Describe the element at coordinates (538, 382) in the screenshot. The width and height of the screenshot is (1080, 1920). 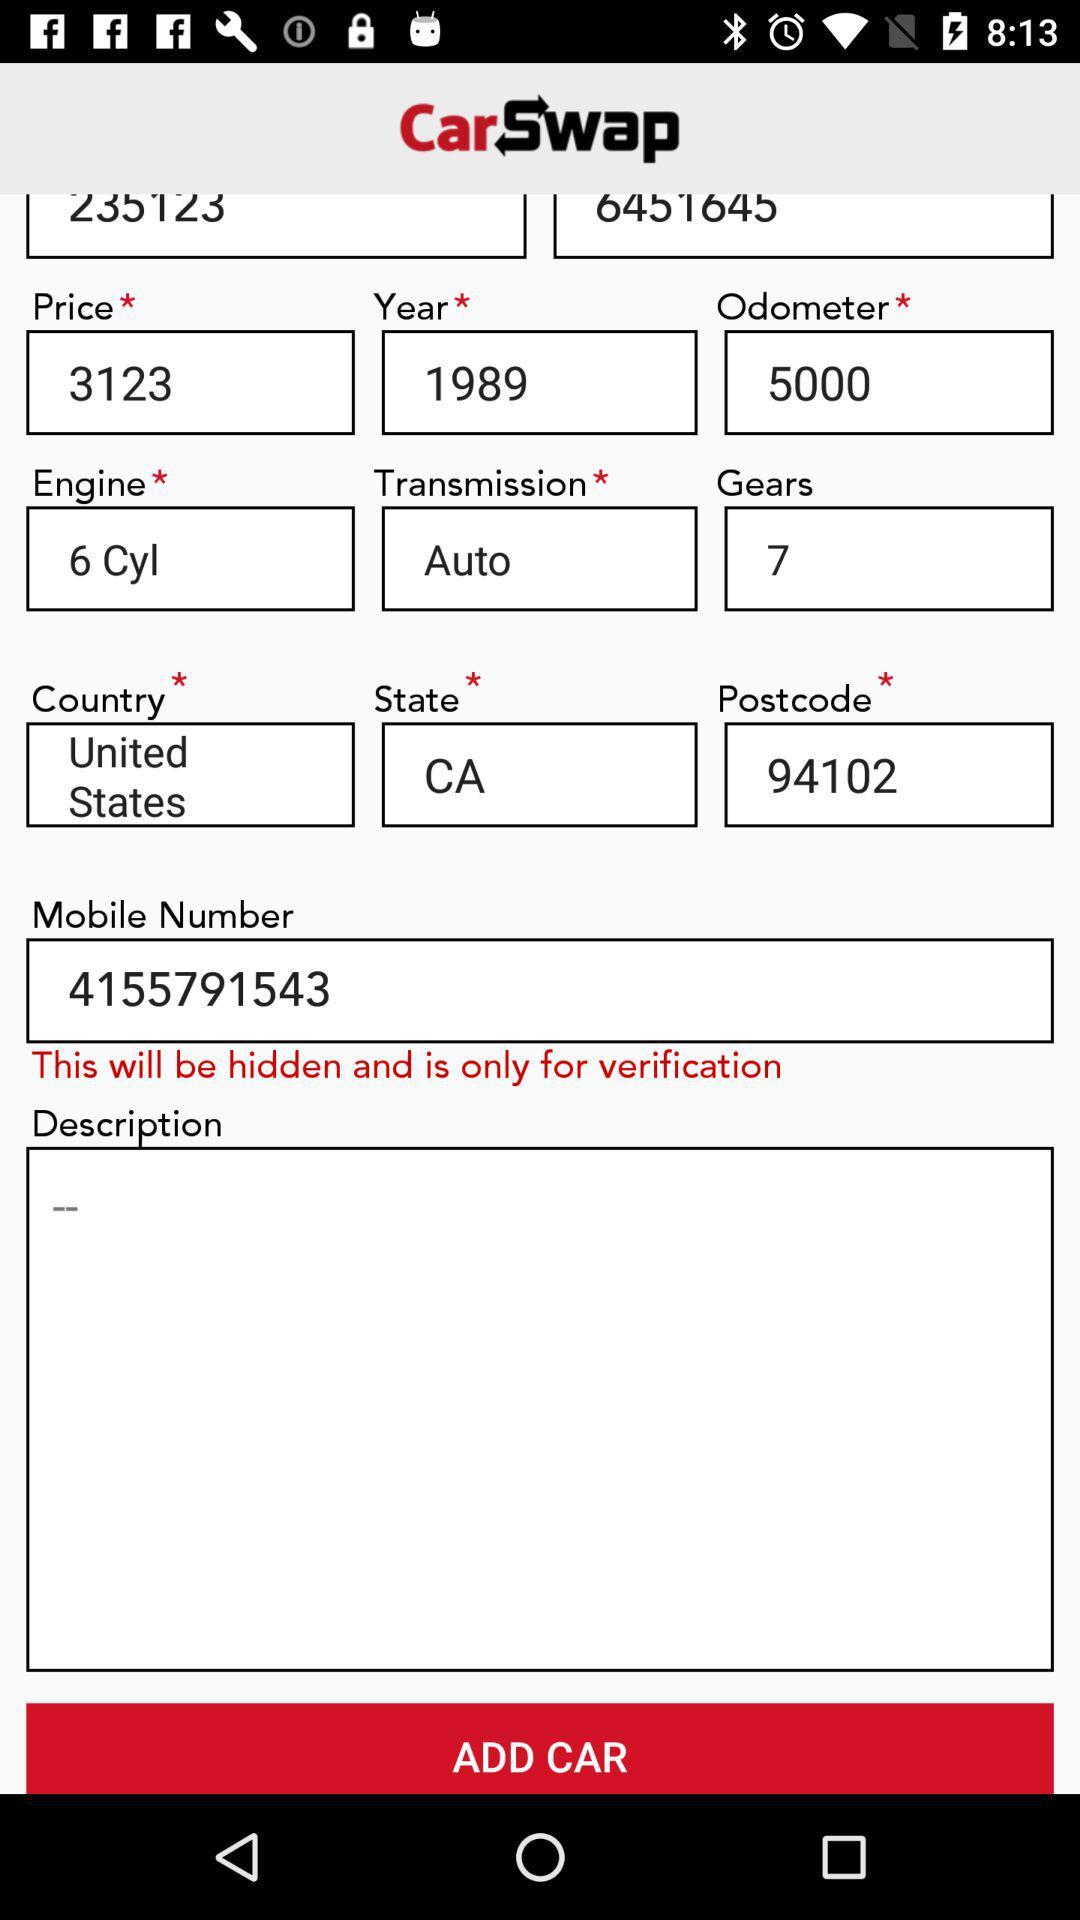
I see `1989 icon` at that location.